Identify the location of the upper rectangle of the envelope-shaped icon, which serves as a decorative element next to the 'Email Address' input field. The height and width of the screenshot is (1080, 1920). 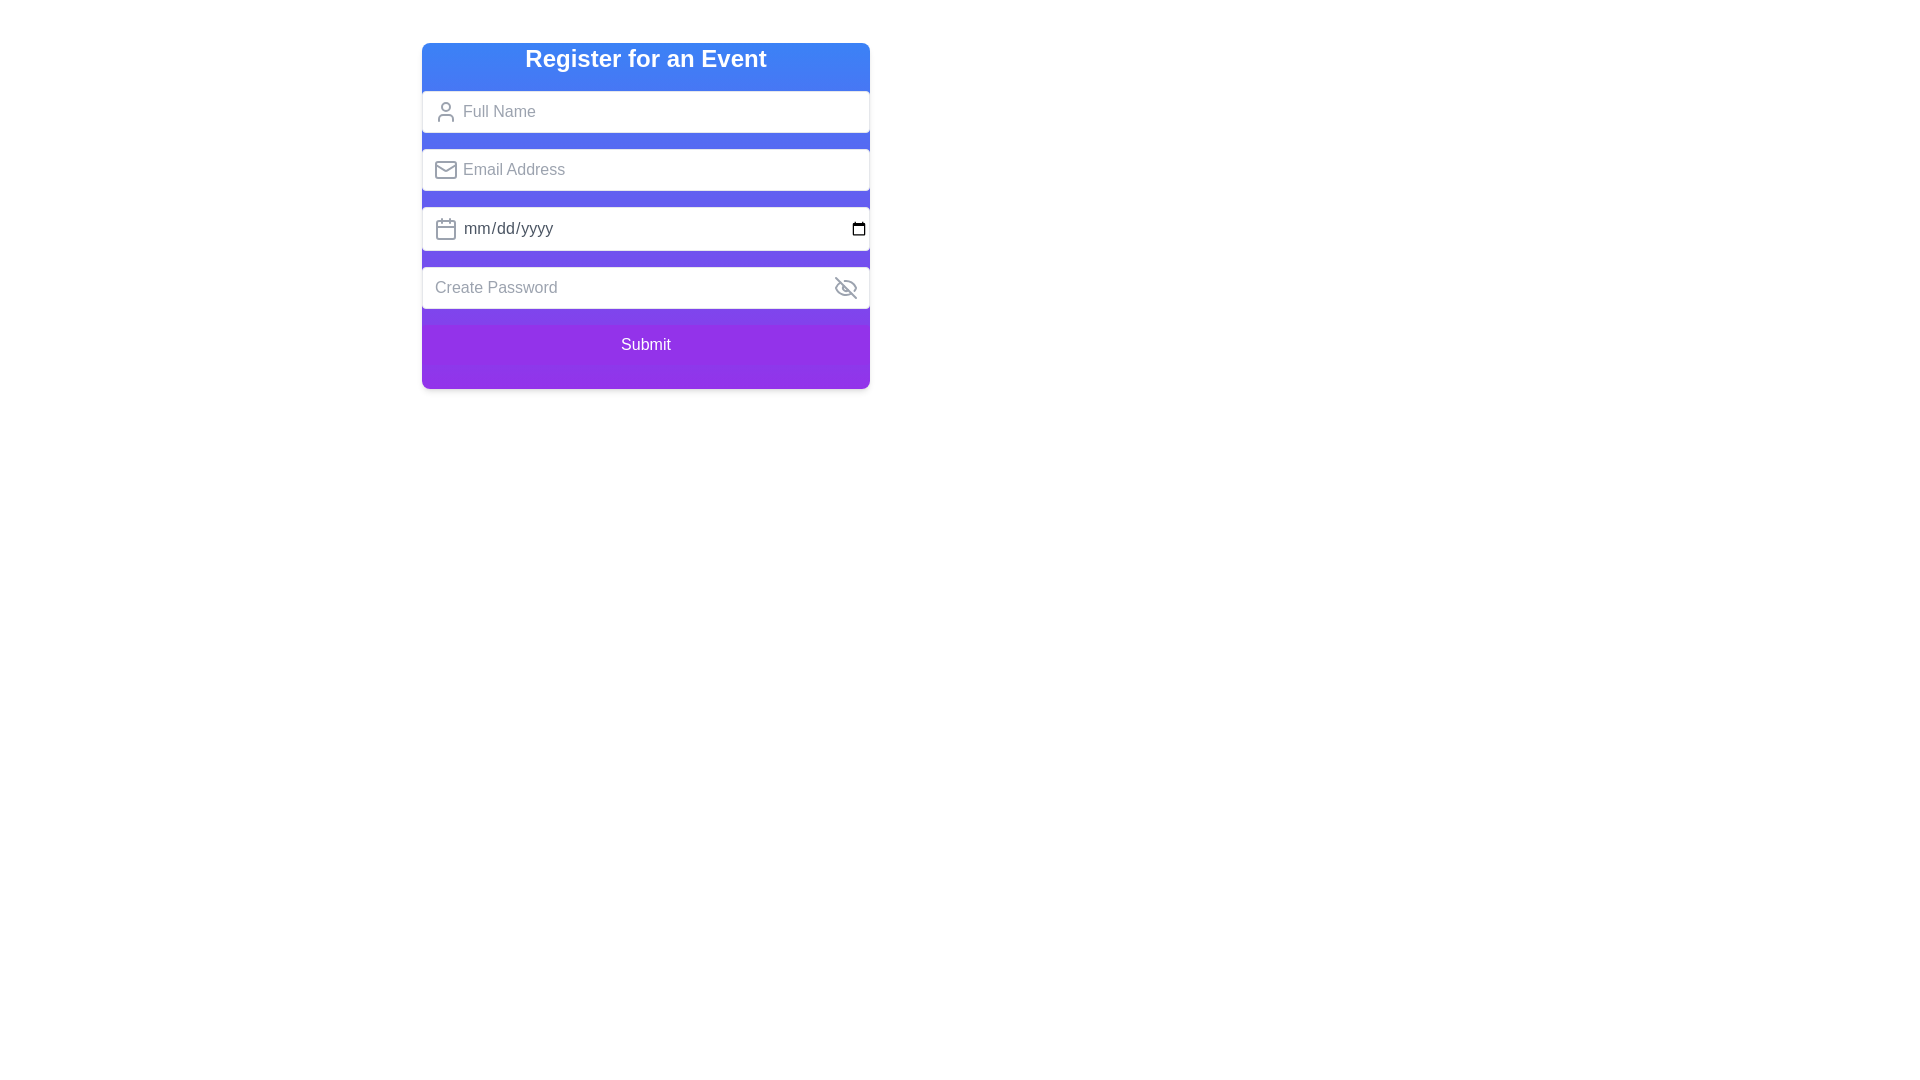
(445, 168).